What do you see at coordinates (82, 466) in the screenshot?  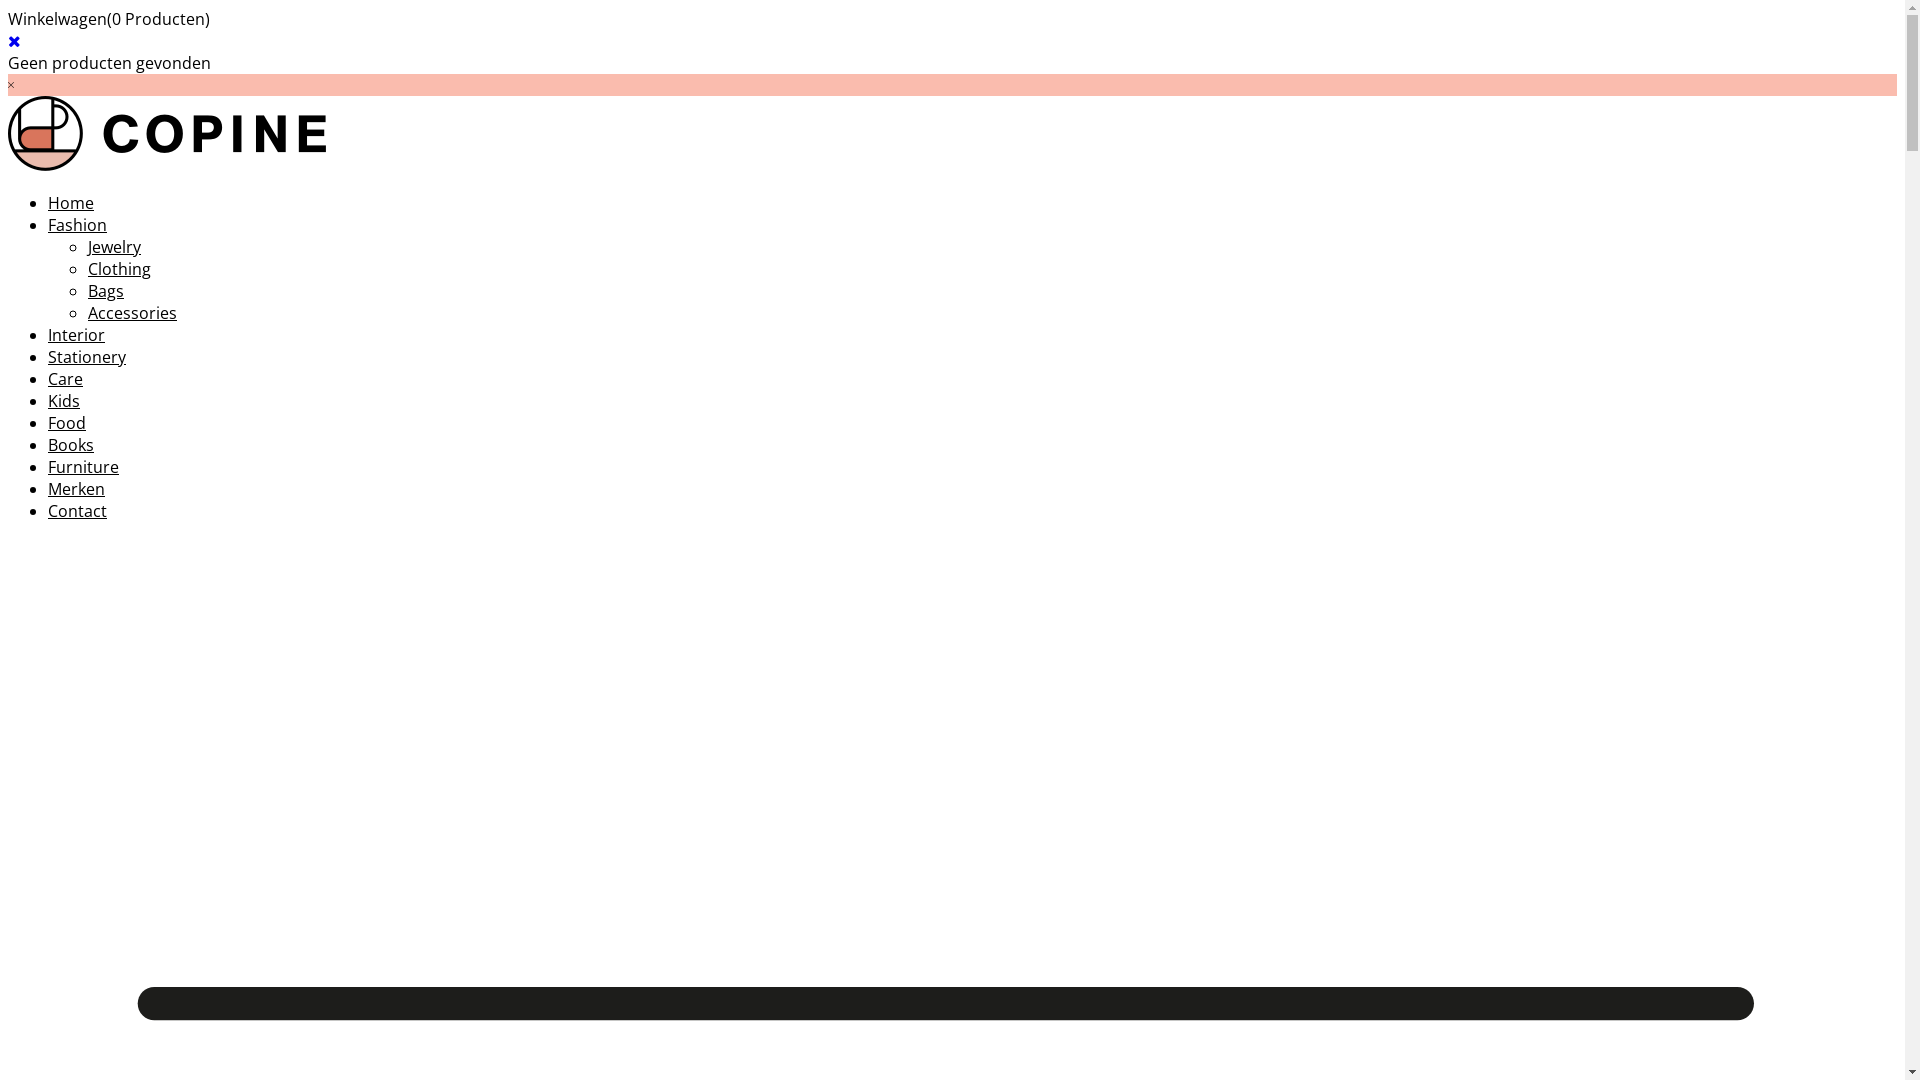 I see `'Furniture'` at bounding box center [82, 466].